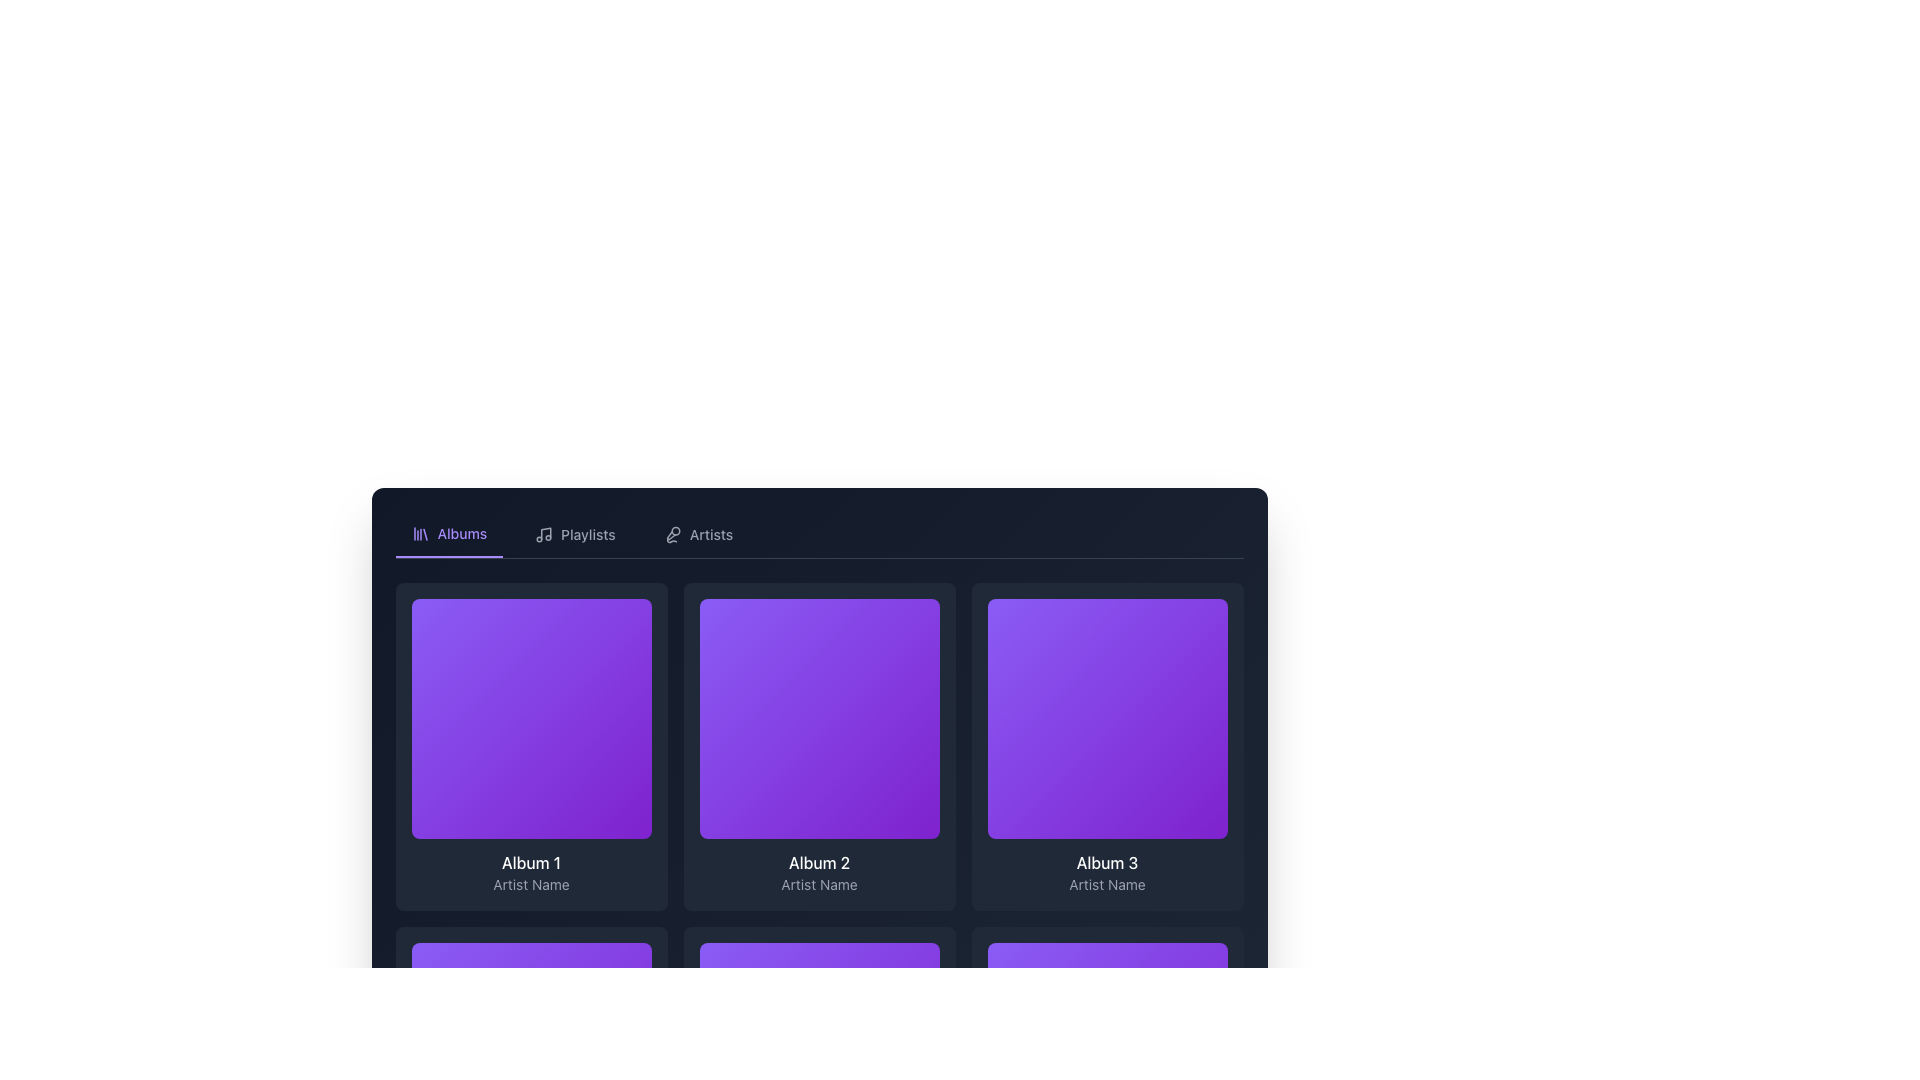 The width and height of the screenshot is (1920, 1080). What do you see at coordinates (819, 747) in the screenshot?
I see `the second card in the top row of the grid layout` at bounding box center [819, 747].